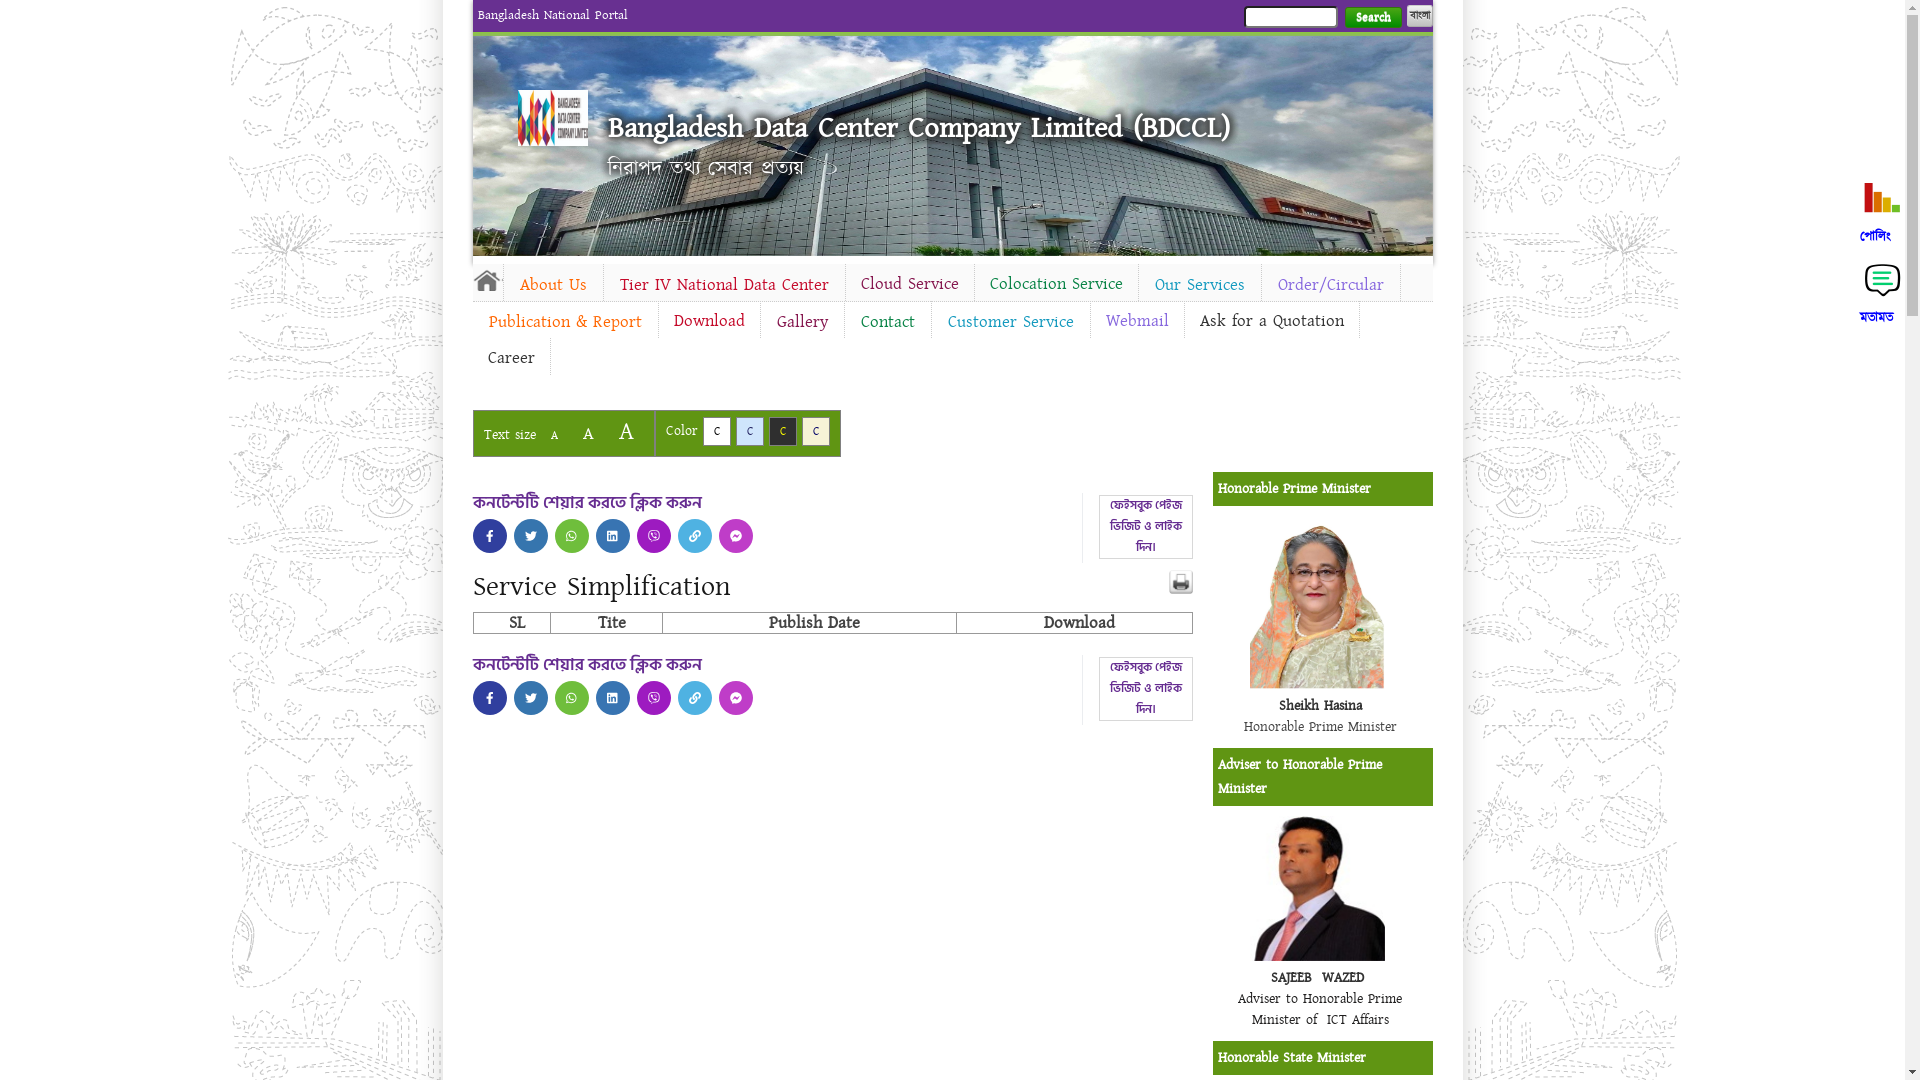 The width and height of the screenshot is (1920, 1080). Describe the element at coordinates (624, 430) in the screenshot. I see `'A'` at that location.